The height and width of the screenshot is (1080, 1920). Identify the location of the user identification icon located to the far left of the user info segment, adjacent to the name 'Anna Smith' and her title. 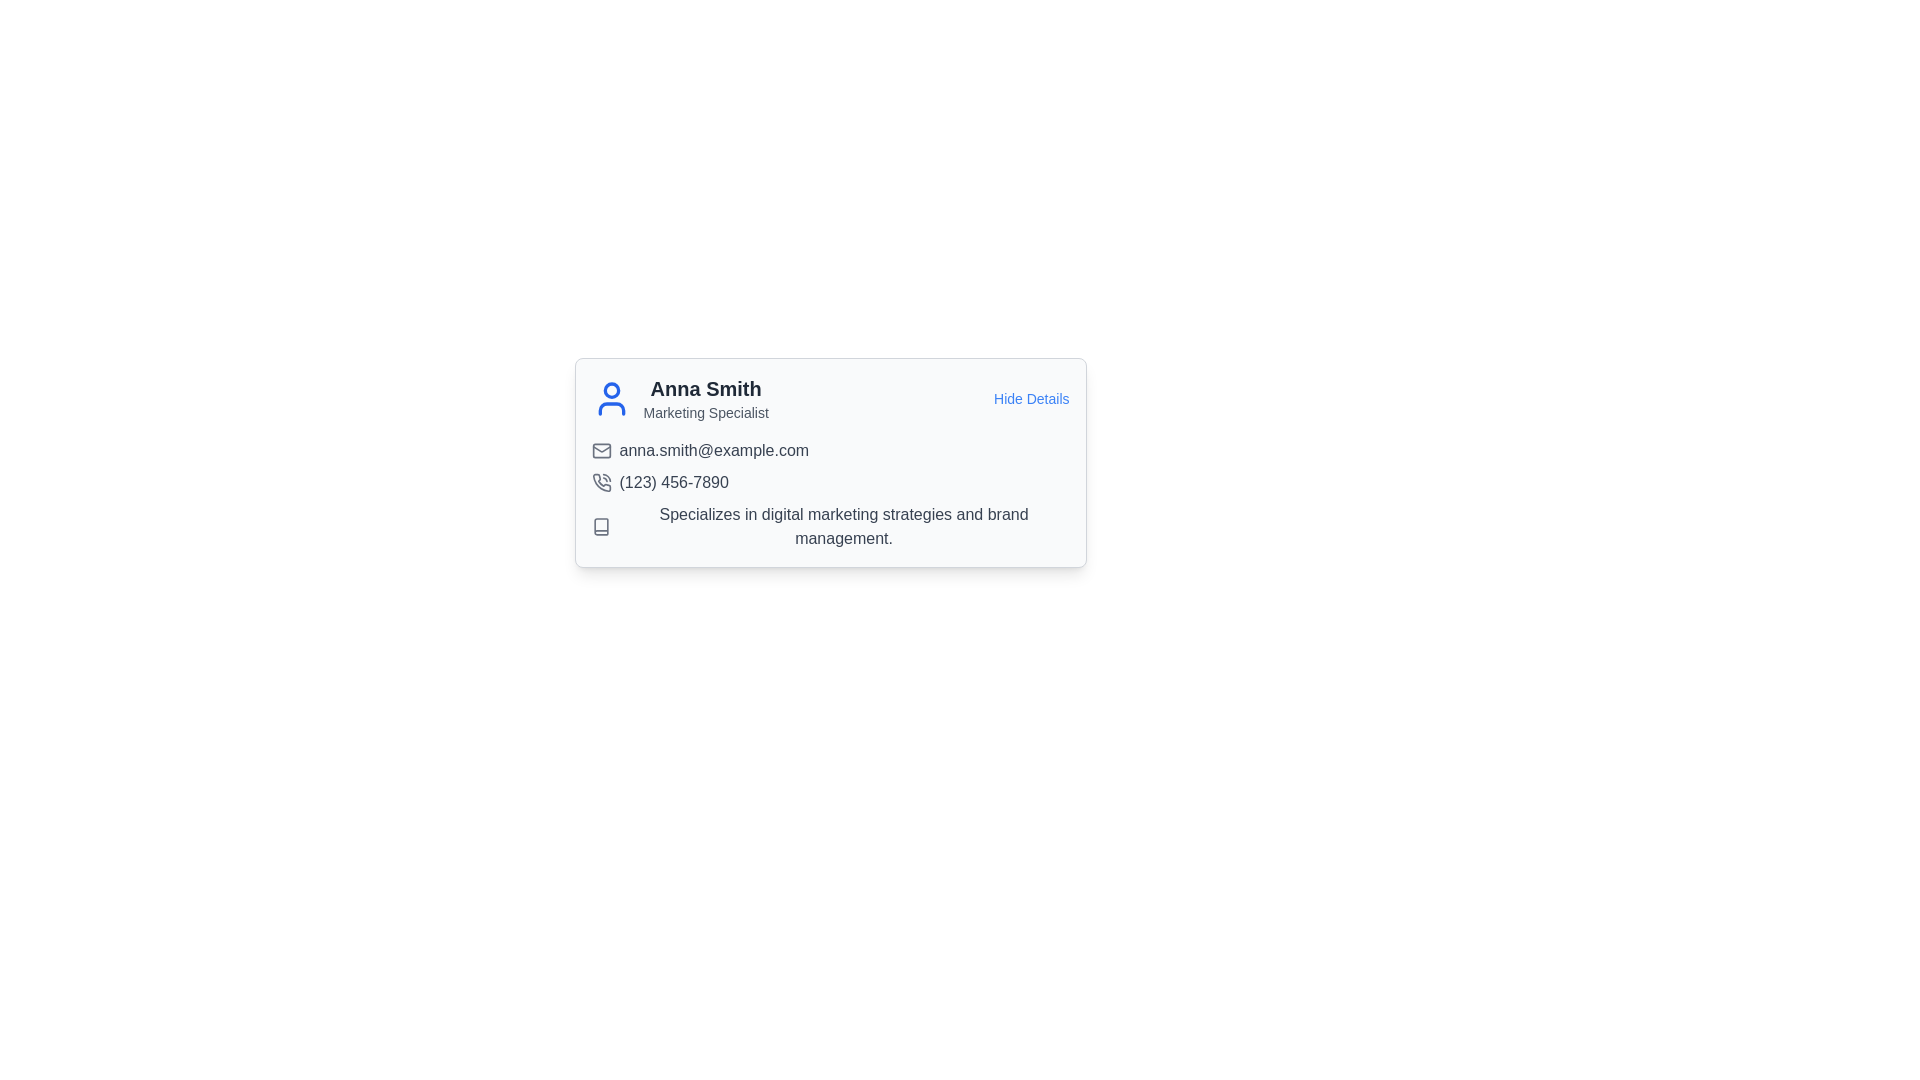
(610, 398).